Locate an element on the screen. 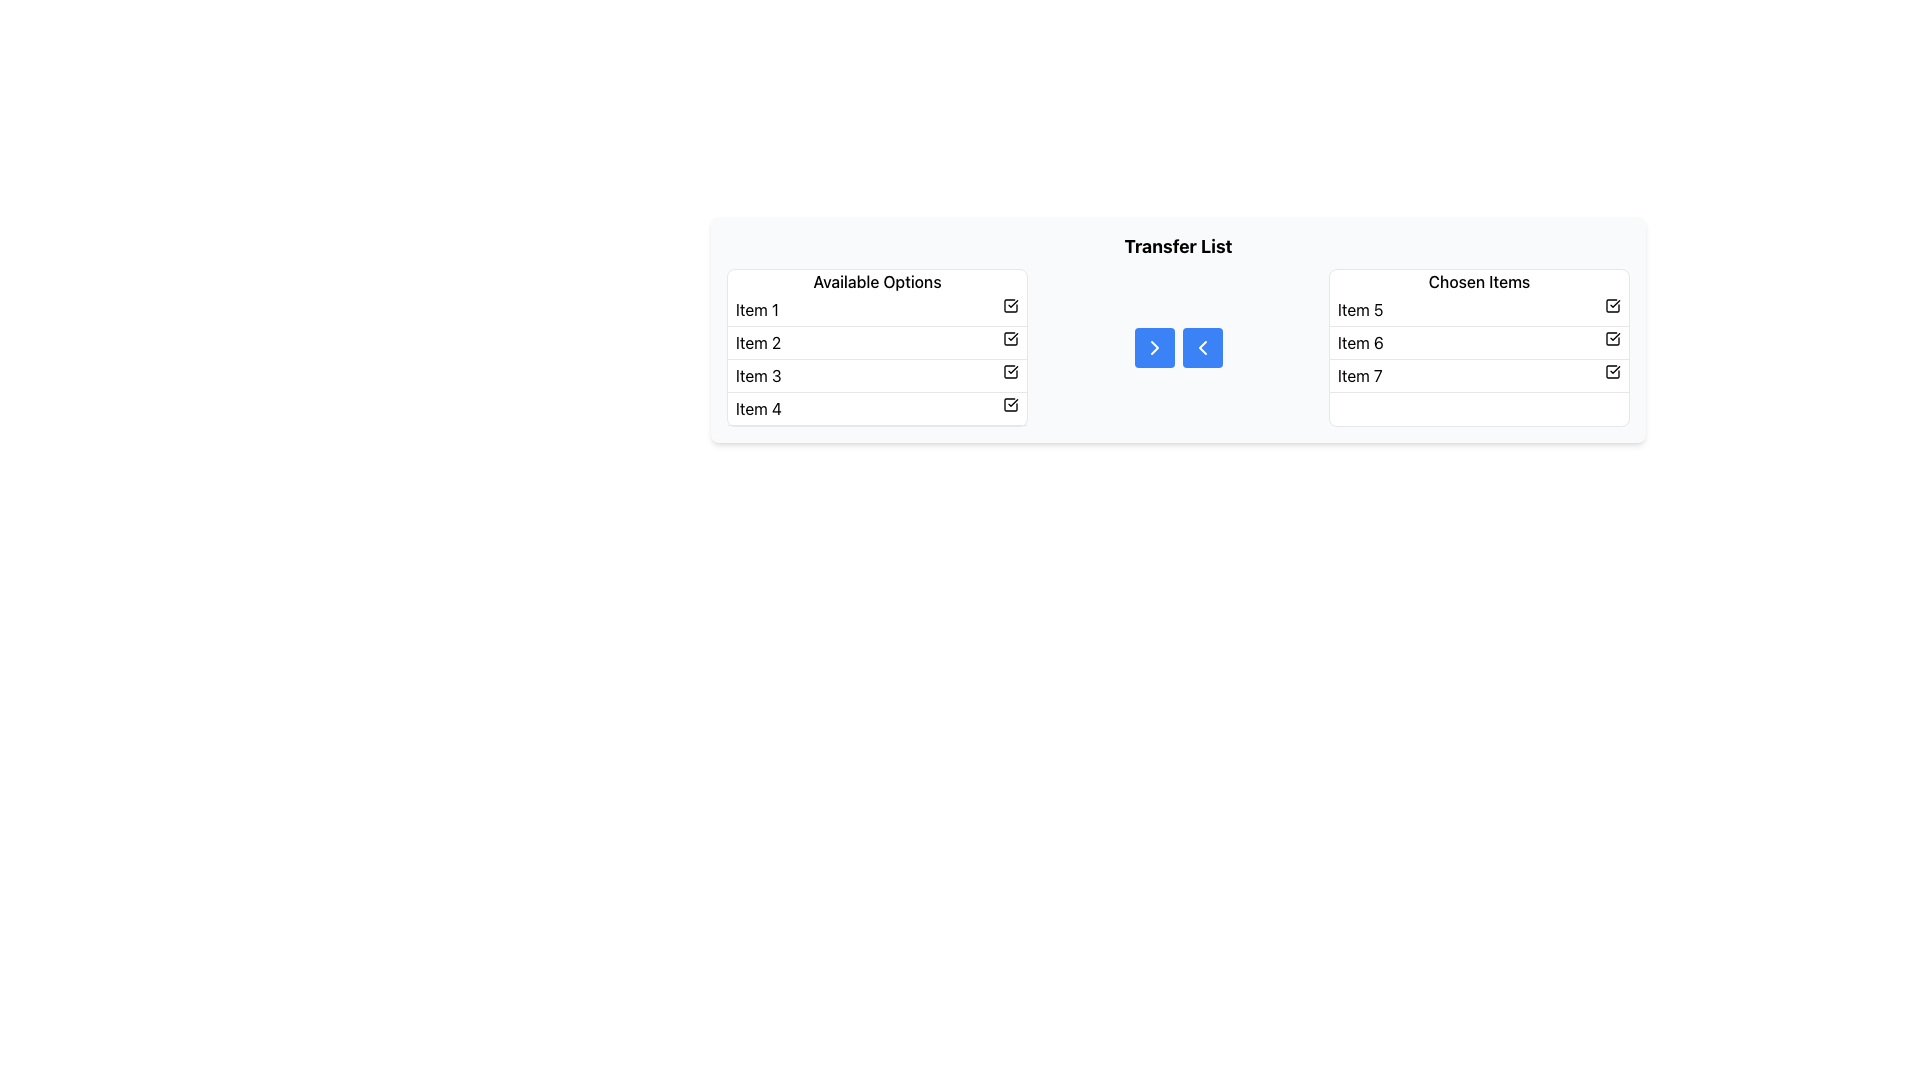  the checkbox with a check mark indicating the selected state next to the label 'Item 1' in the 'Available Options' list is located at coordinates (1011, 305).